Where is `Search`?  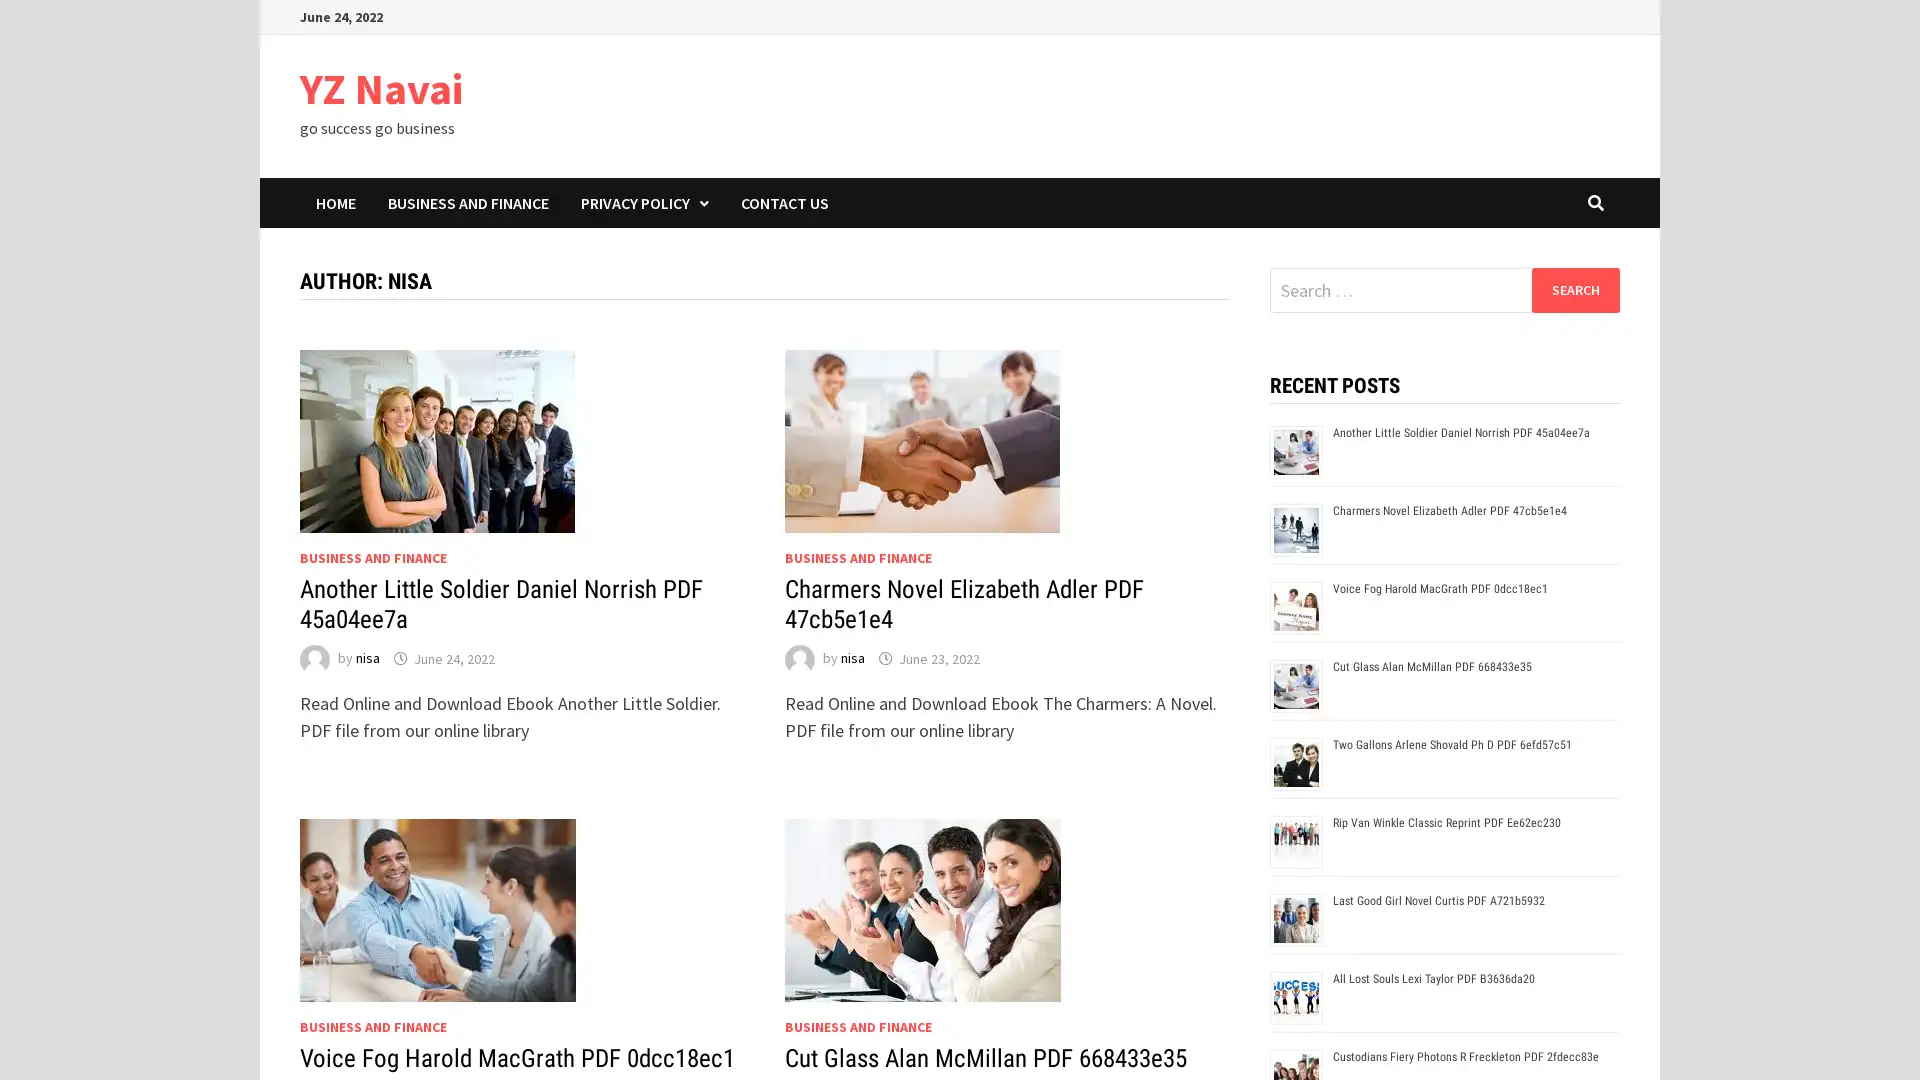 Search is located at coordinates (1574, 289).